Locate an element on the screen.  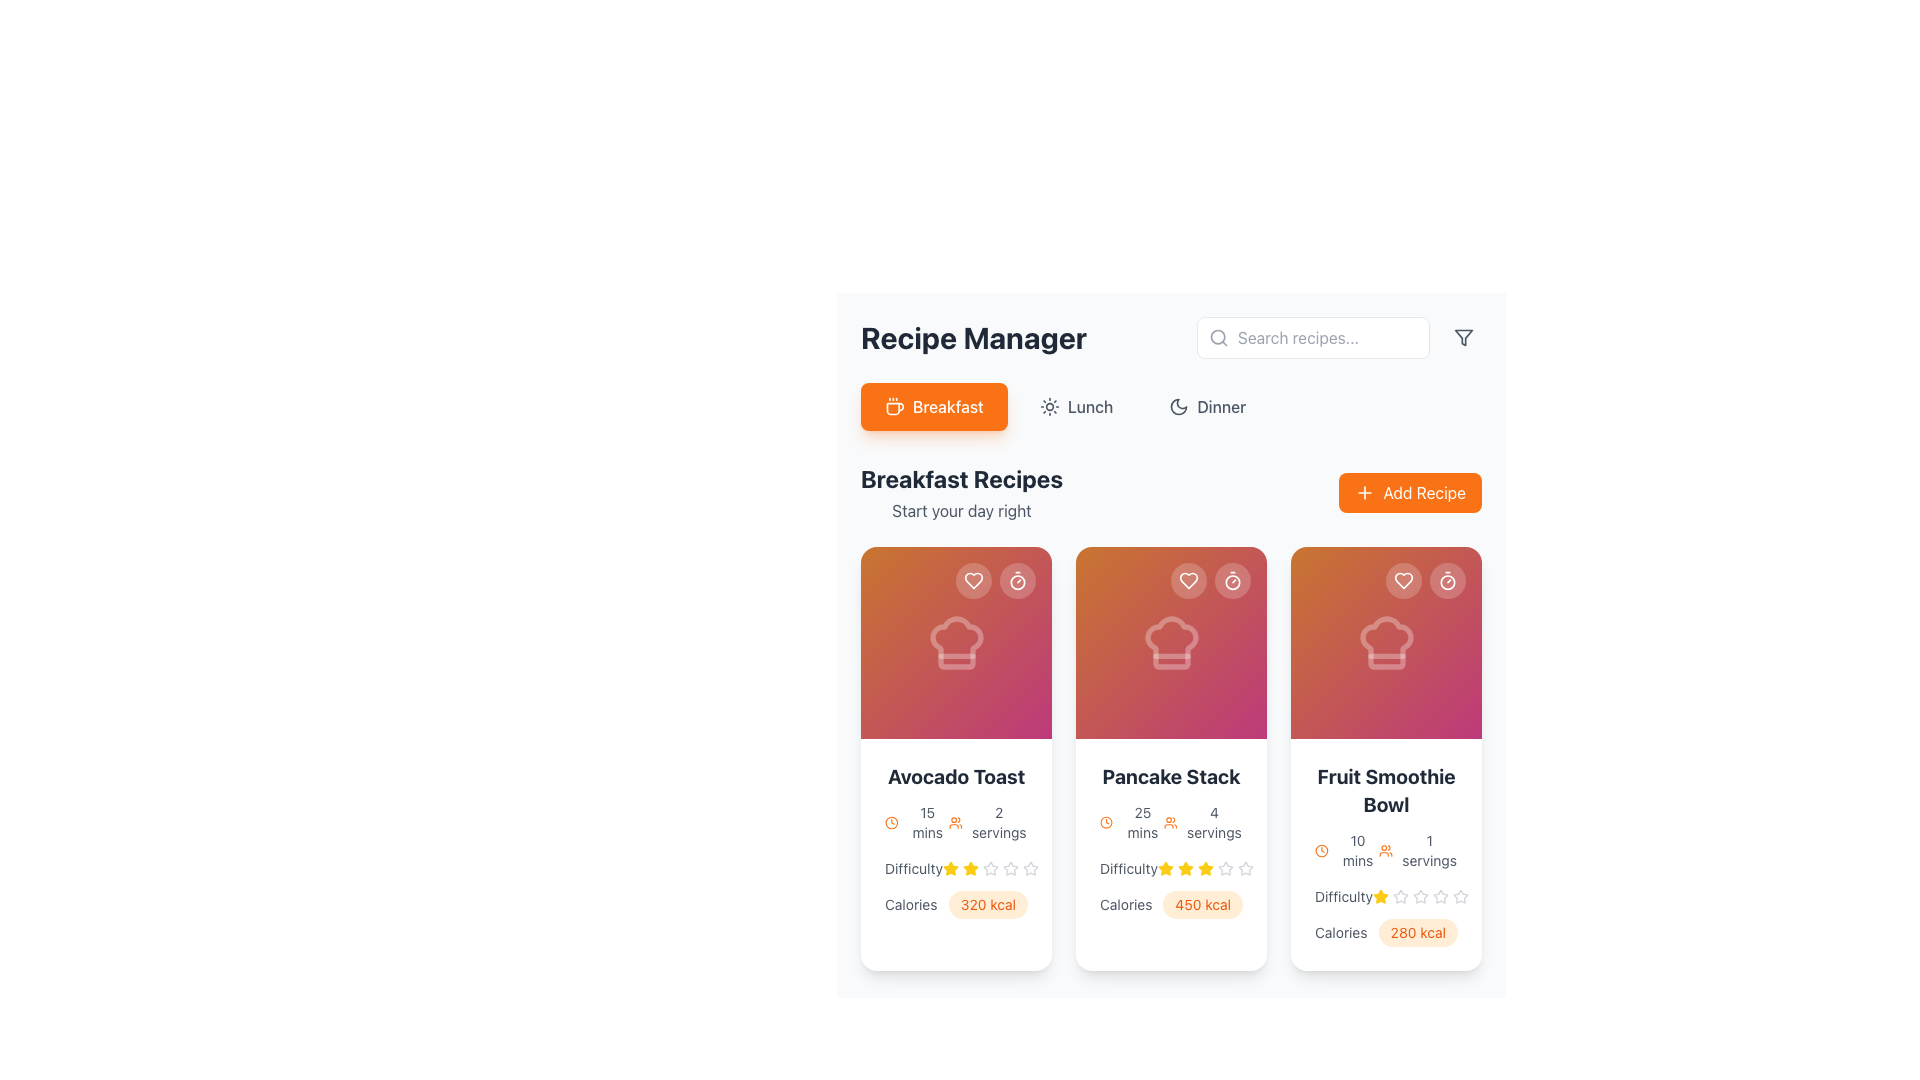
the first yellow star in the rating system located in the 'Breakfast Recipes' section under the 'Avocado Toast' recipe card is located at coordinates (949, 867).